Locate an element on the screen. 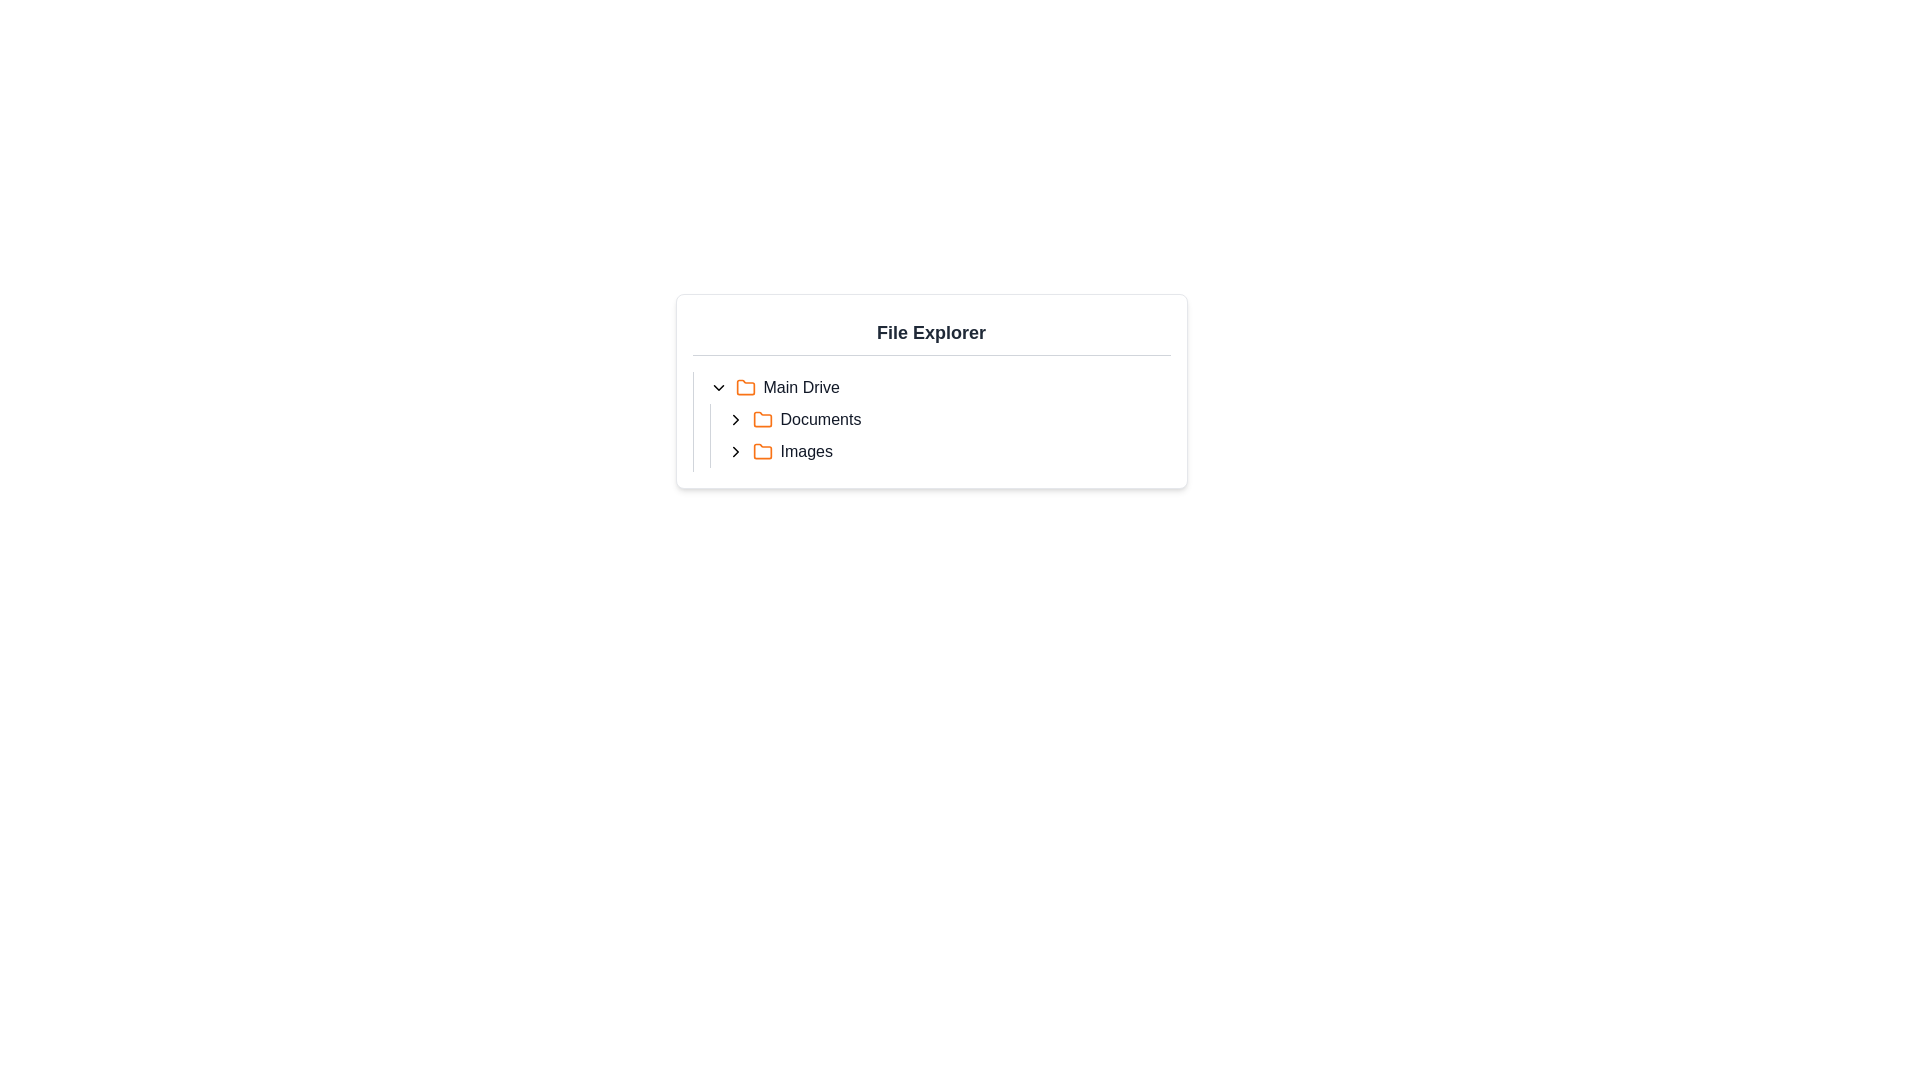 This screenshot has width=1920, height=1080. the second item is located at coordinates (947, 419).